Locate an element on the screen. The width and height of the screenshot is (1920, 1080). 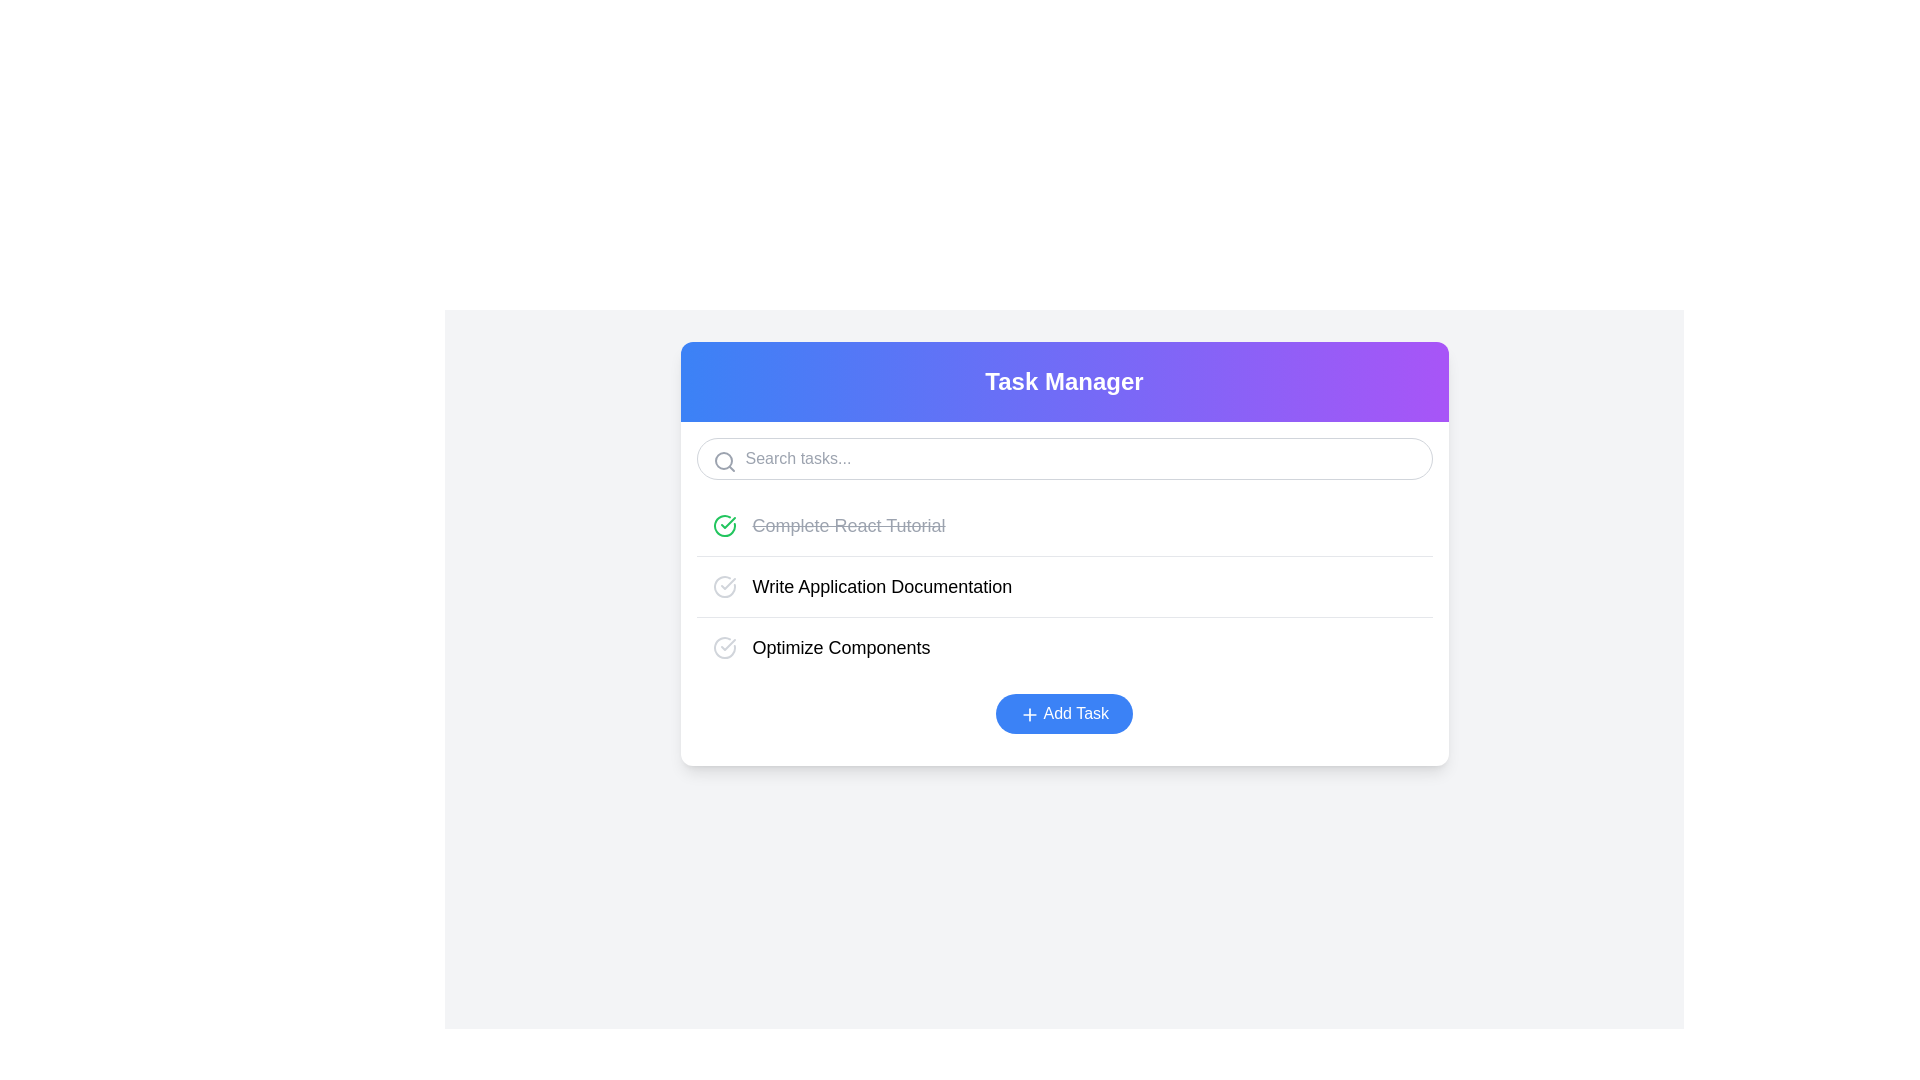
the text label indicating a completed task, which features a strikethrough style and is the first item in a vertical task list is located at coordinates (849, 524).